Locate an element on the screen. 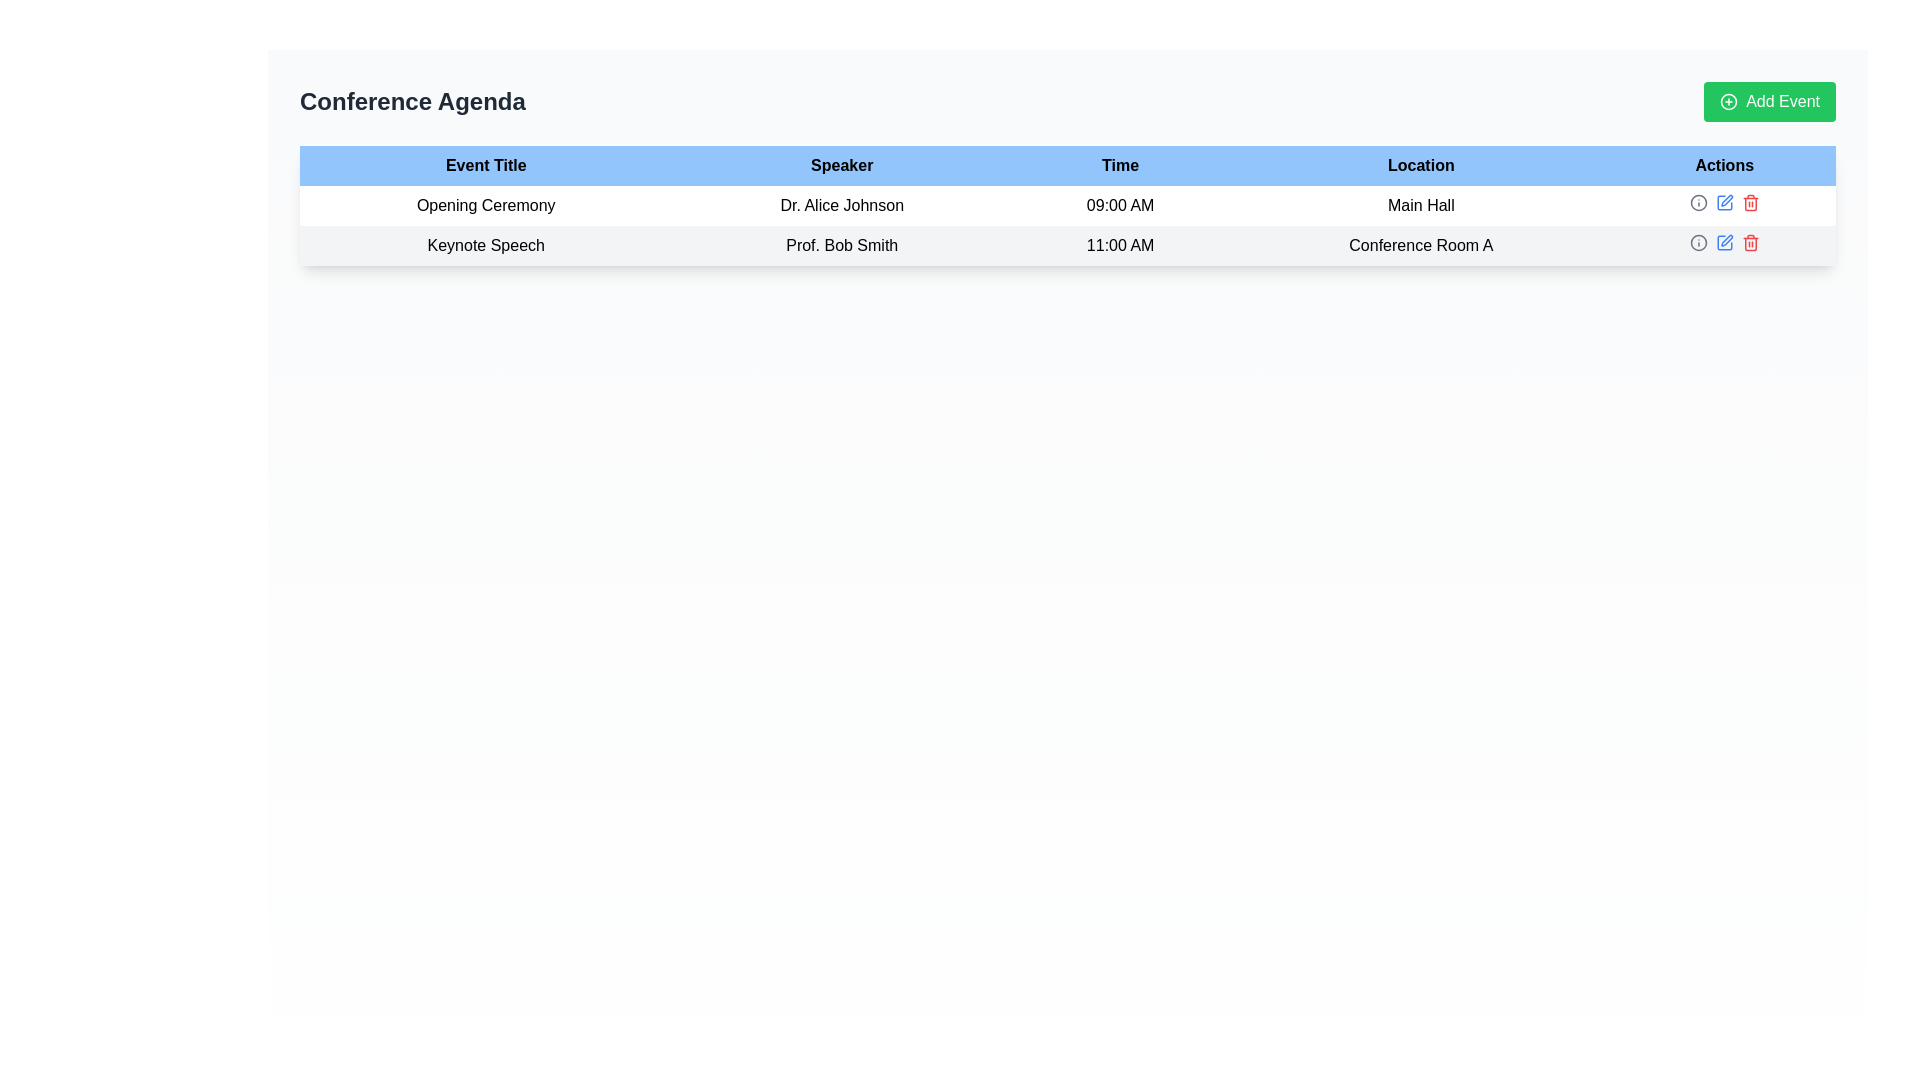 Image resolution: width=1920 pixels, height=1080 pixels. the 'Edit' icon button located in the actions column of the table row for 'Opening Ceremony' is located at coordinates (1723, 203).